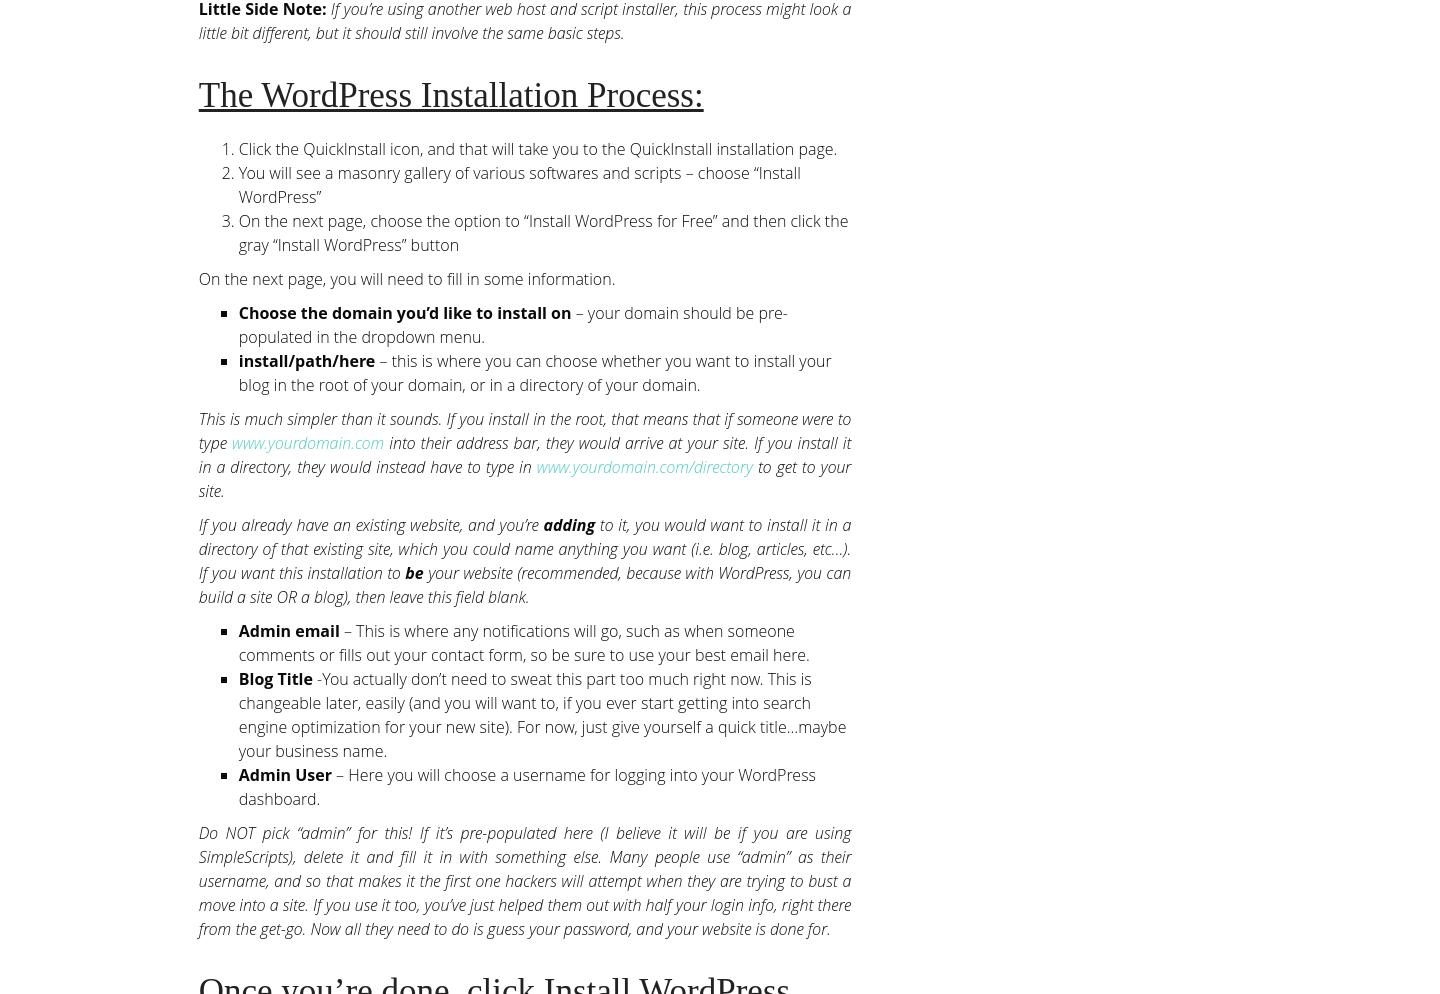 Image resolution: width=1440 pixels, height=994 pixels. Describe the element at coordinates (198, 583) in the screenshot. I see `'your website (recommended, because with WordPress, you can build a site OR a blog), then leave this field blank.'` at that location.